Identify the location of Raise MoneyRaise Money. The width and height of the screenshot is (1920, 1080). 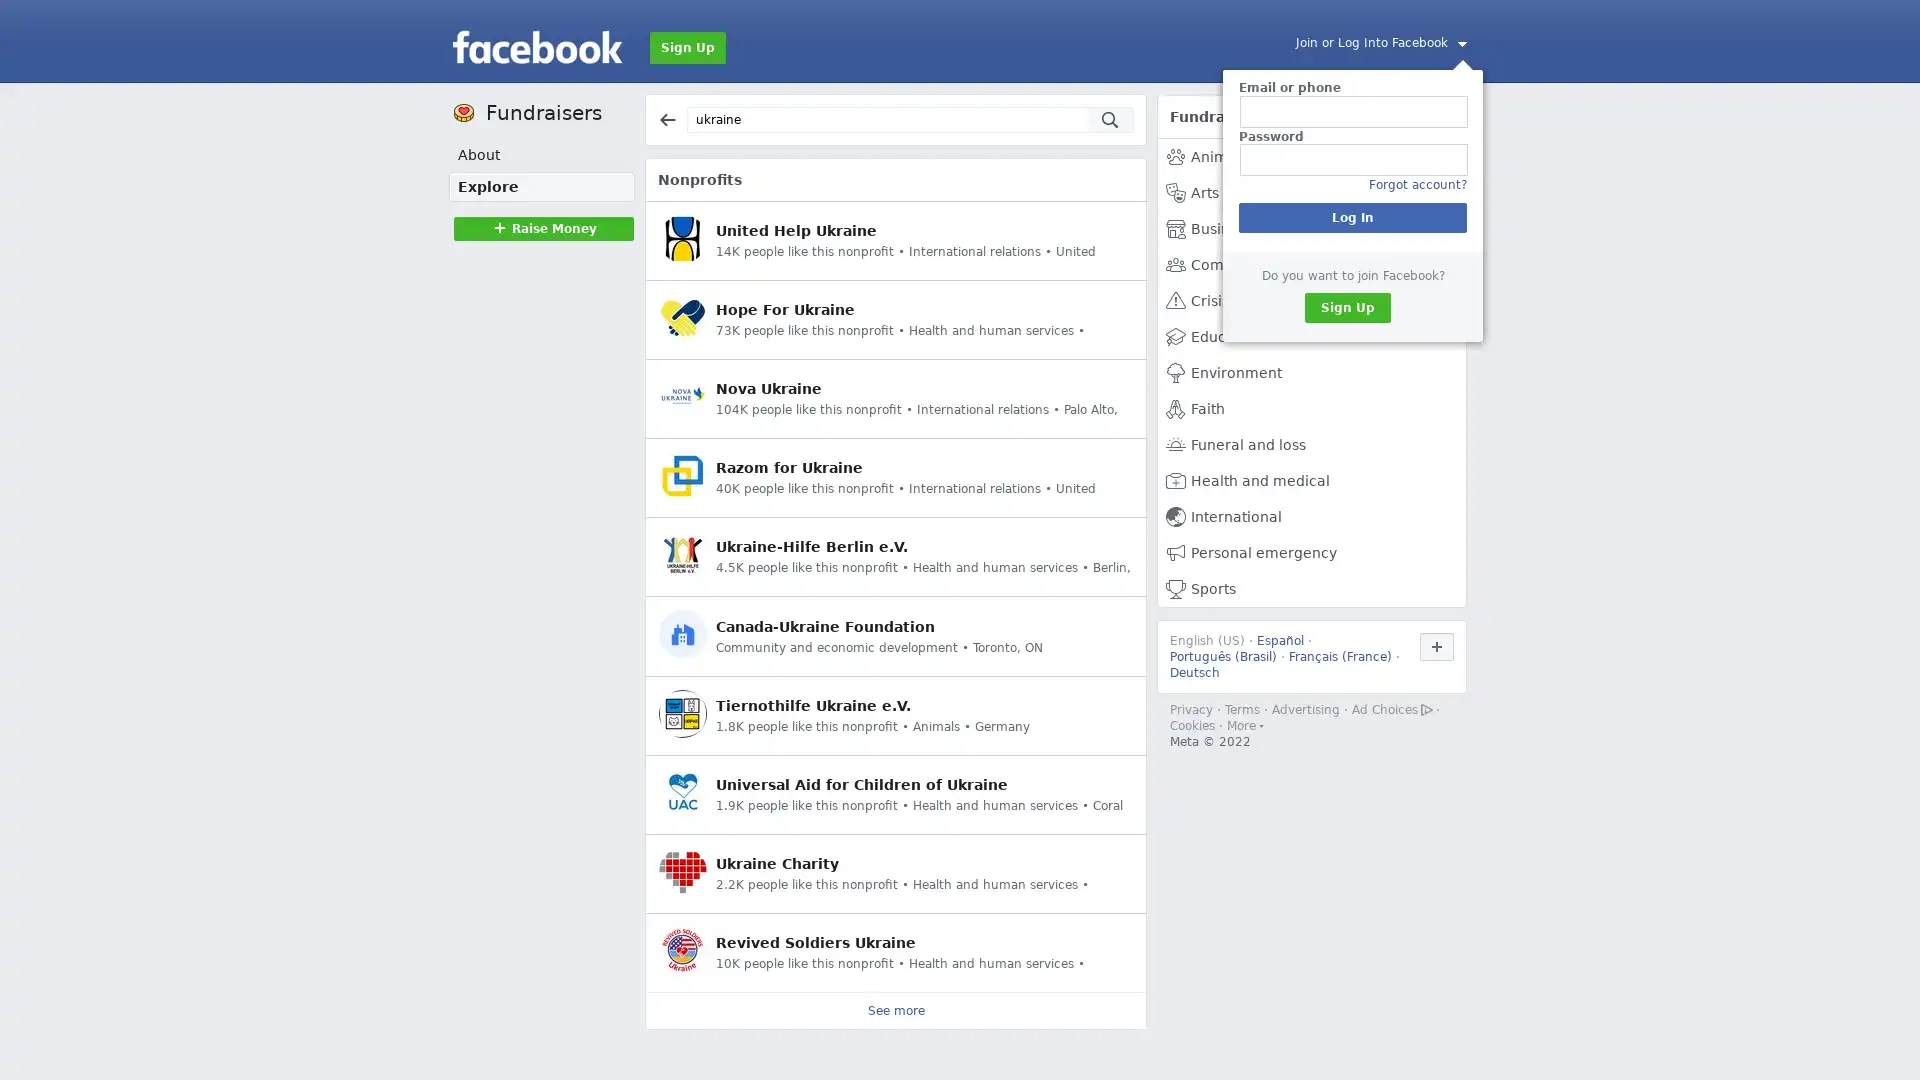
(543, 226).